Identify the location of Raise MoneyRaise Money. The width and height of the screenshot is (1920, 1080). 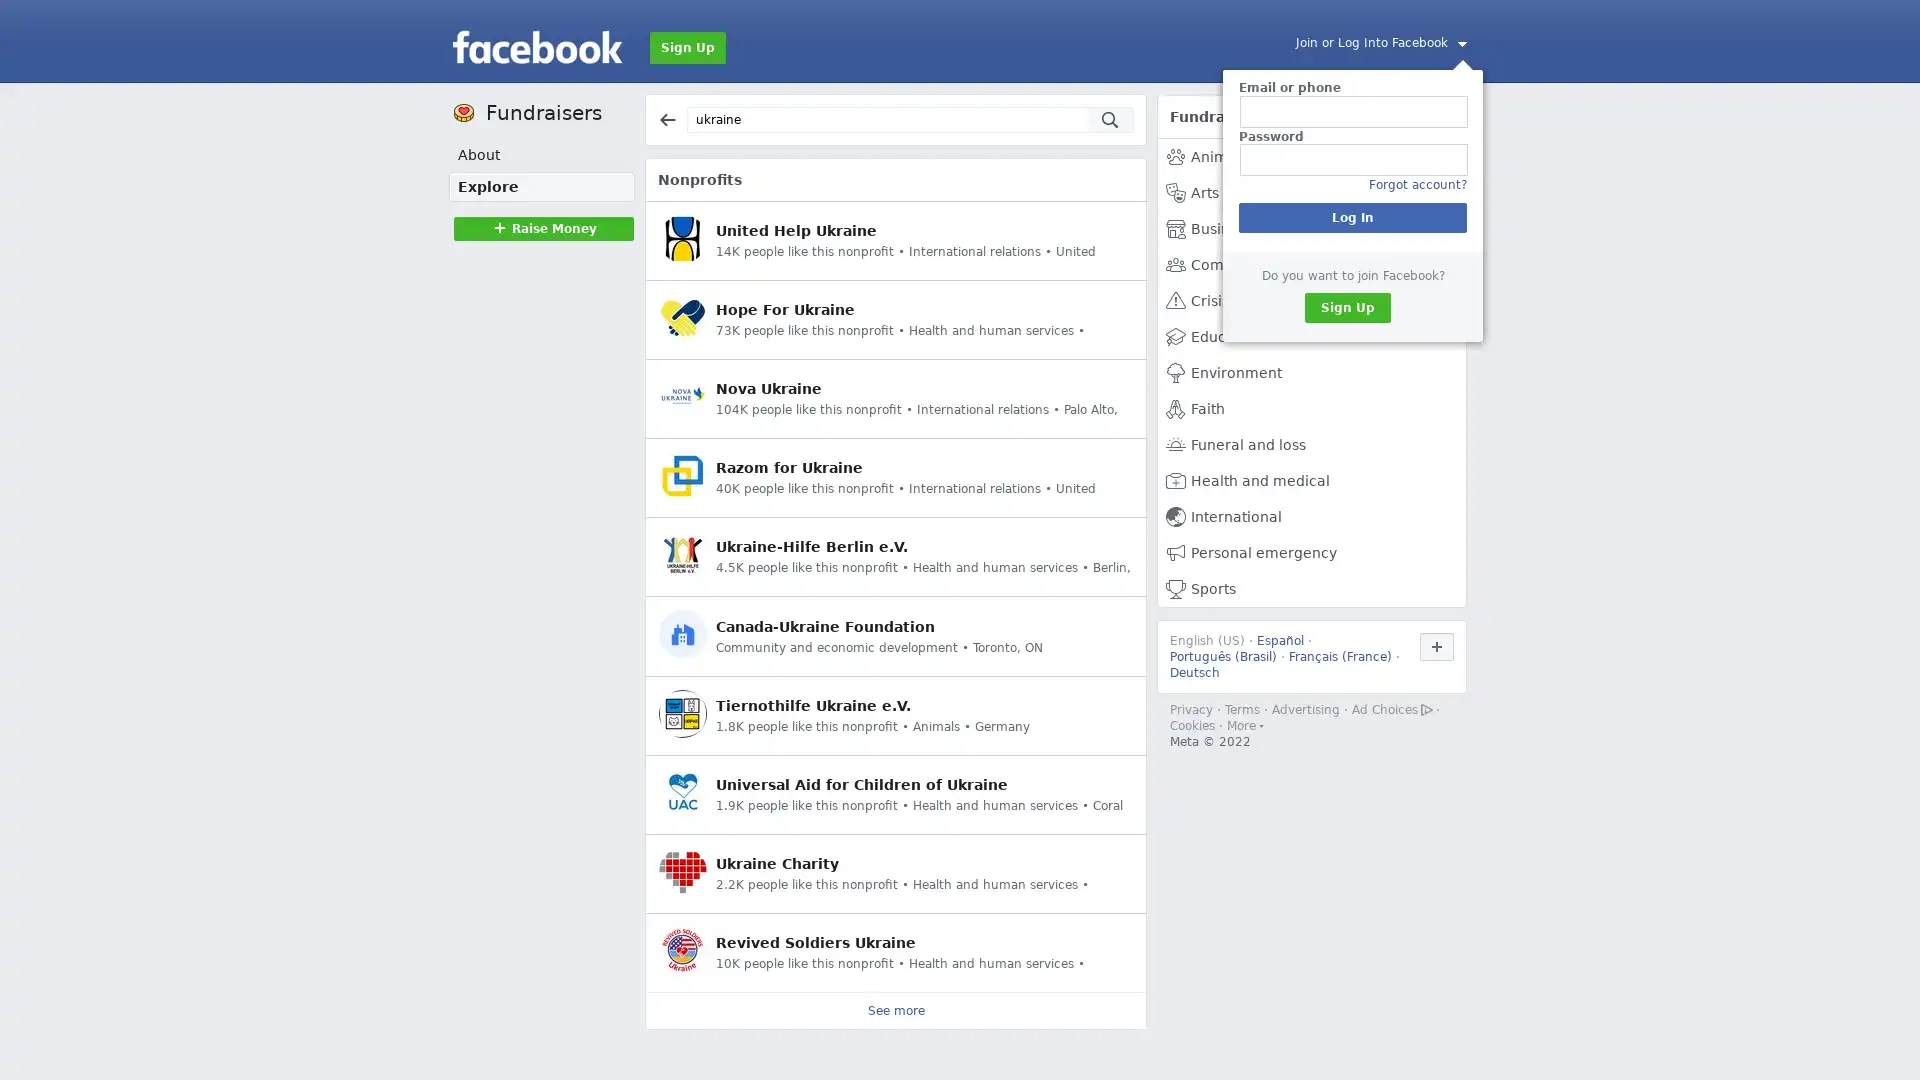
(543, 226).